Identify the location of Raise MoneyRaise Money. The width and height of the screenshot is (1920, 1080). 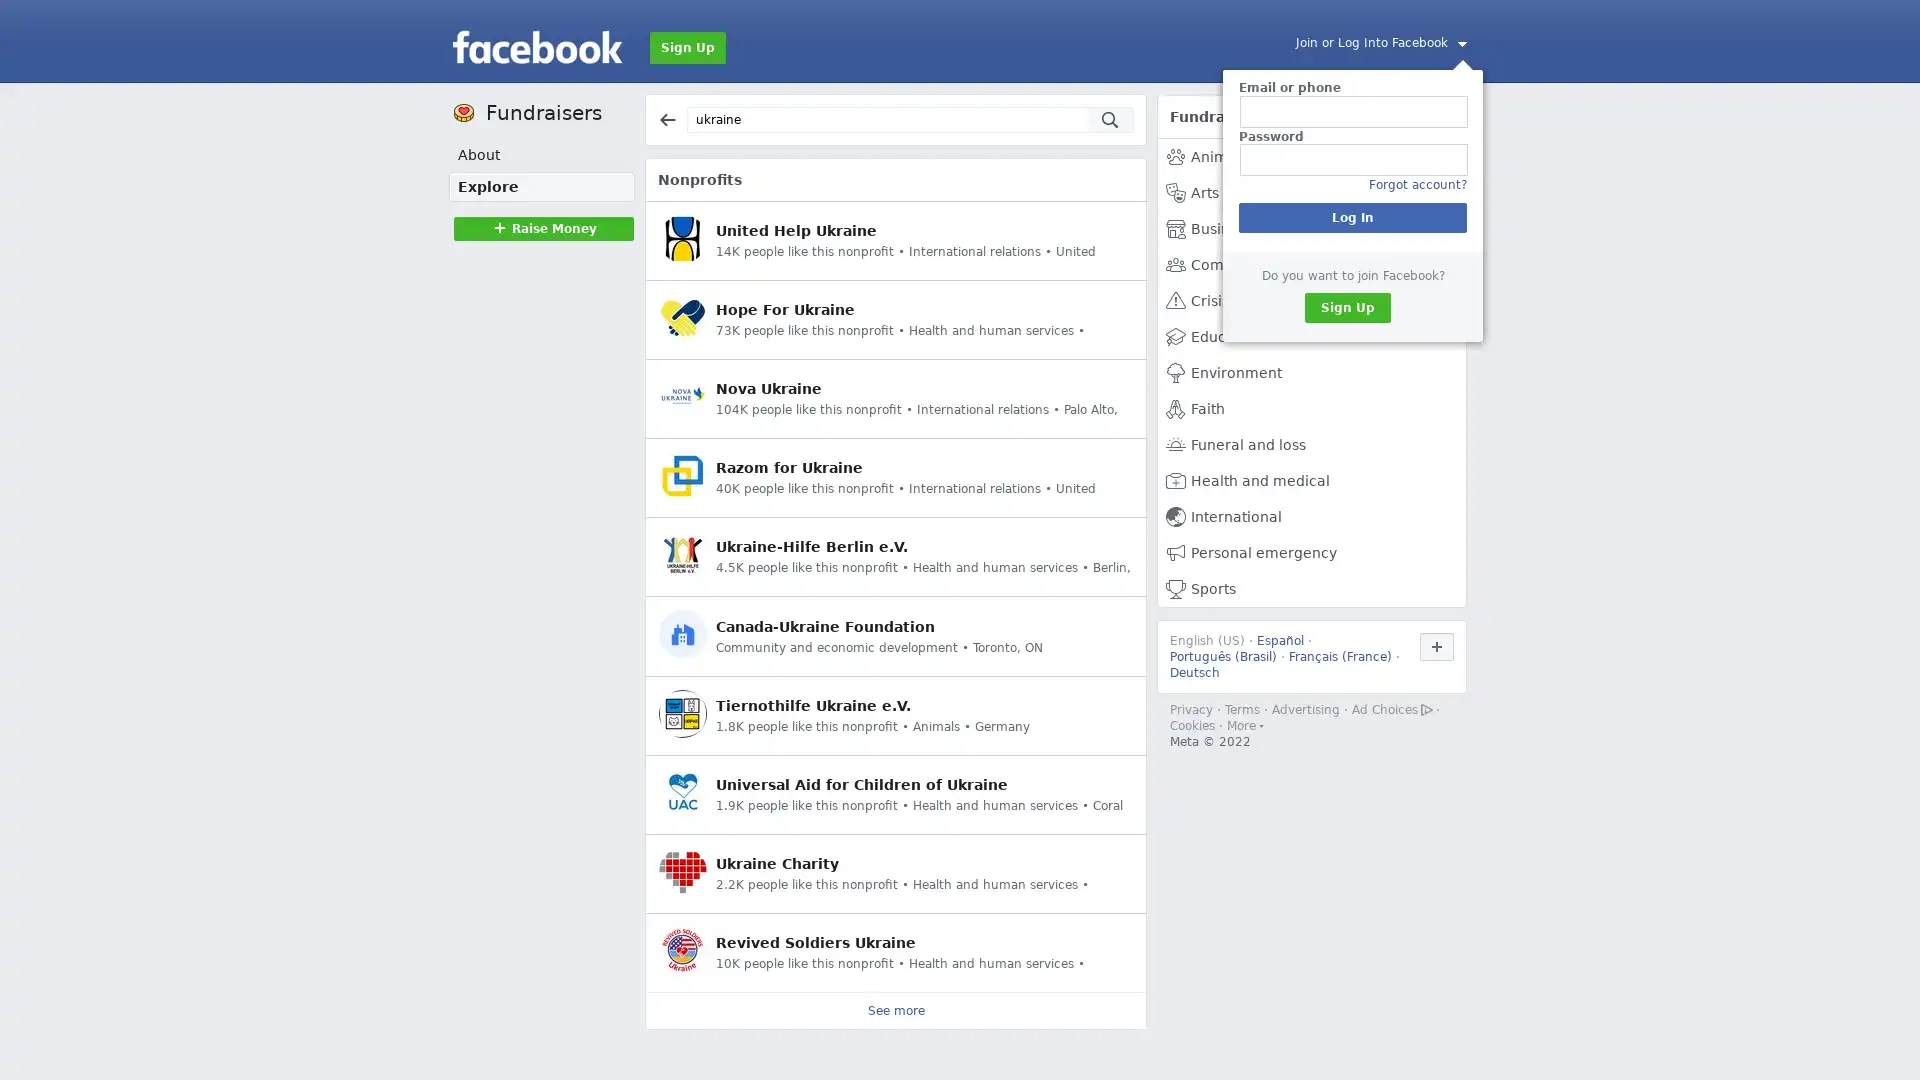
(543, 226).